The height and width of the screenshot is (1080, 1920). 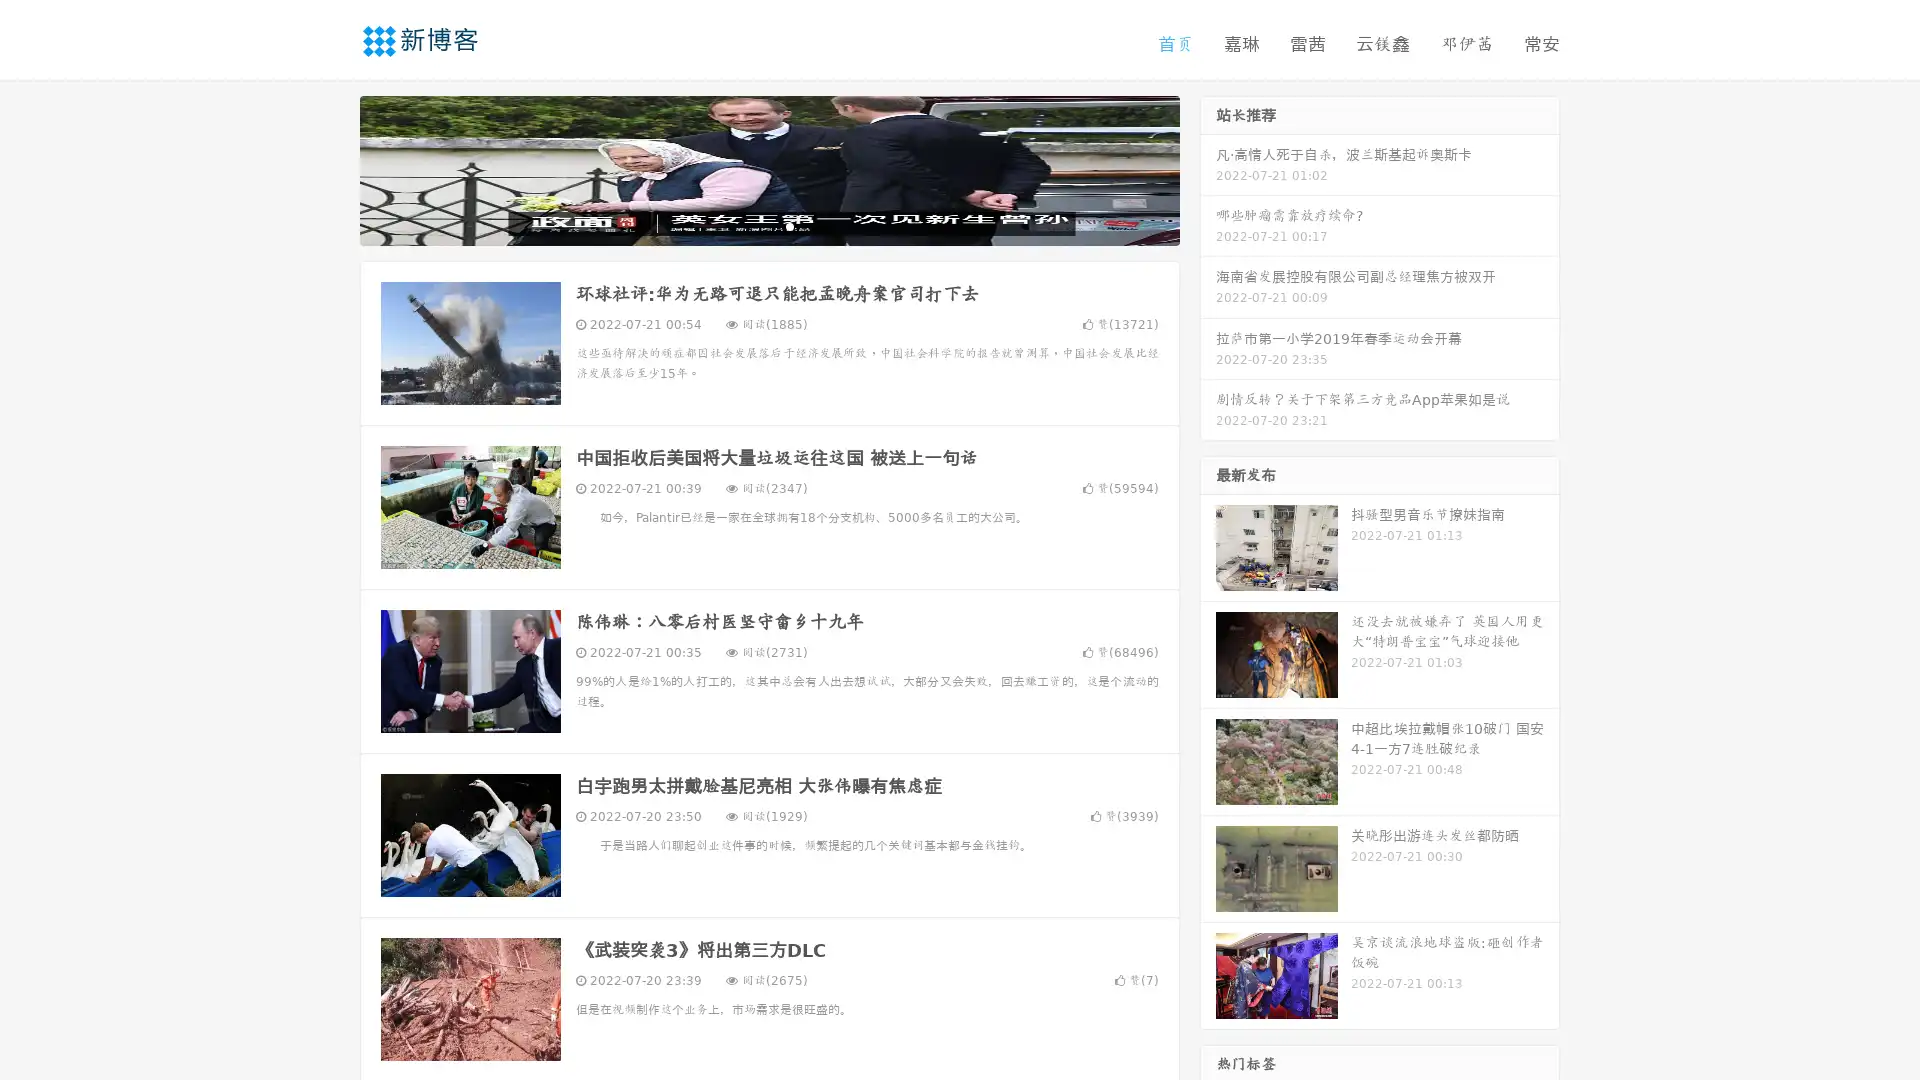 What do you see at coordinates (330, 168) in the screenshot?
I see `Previous slide` at bounding box center [330, 168].